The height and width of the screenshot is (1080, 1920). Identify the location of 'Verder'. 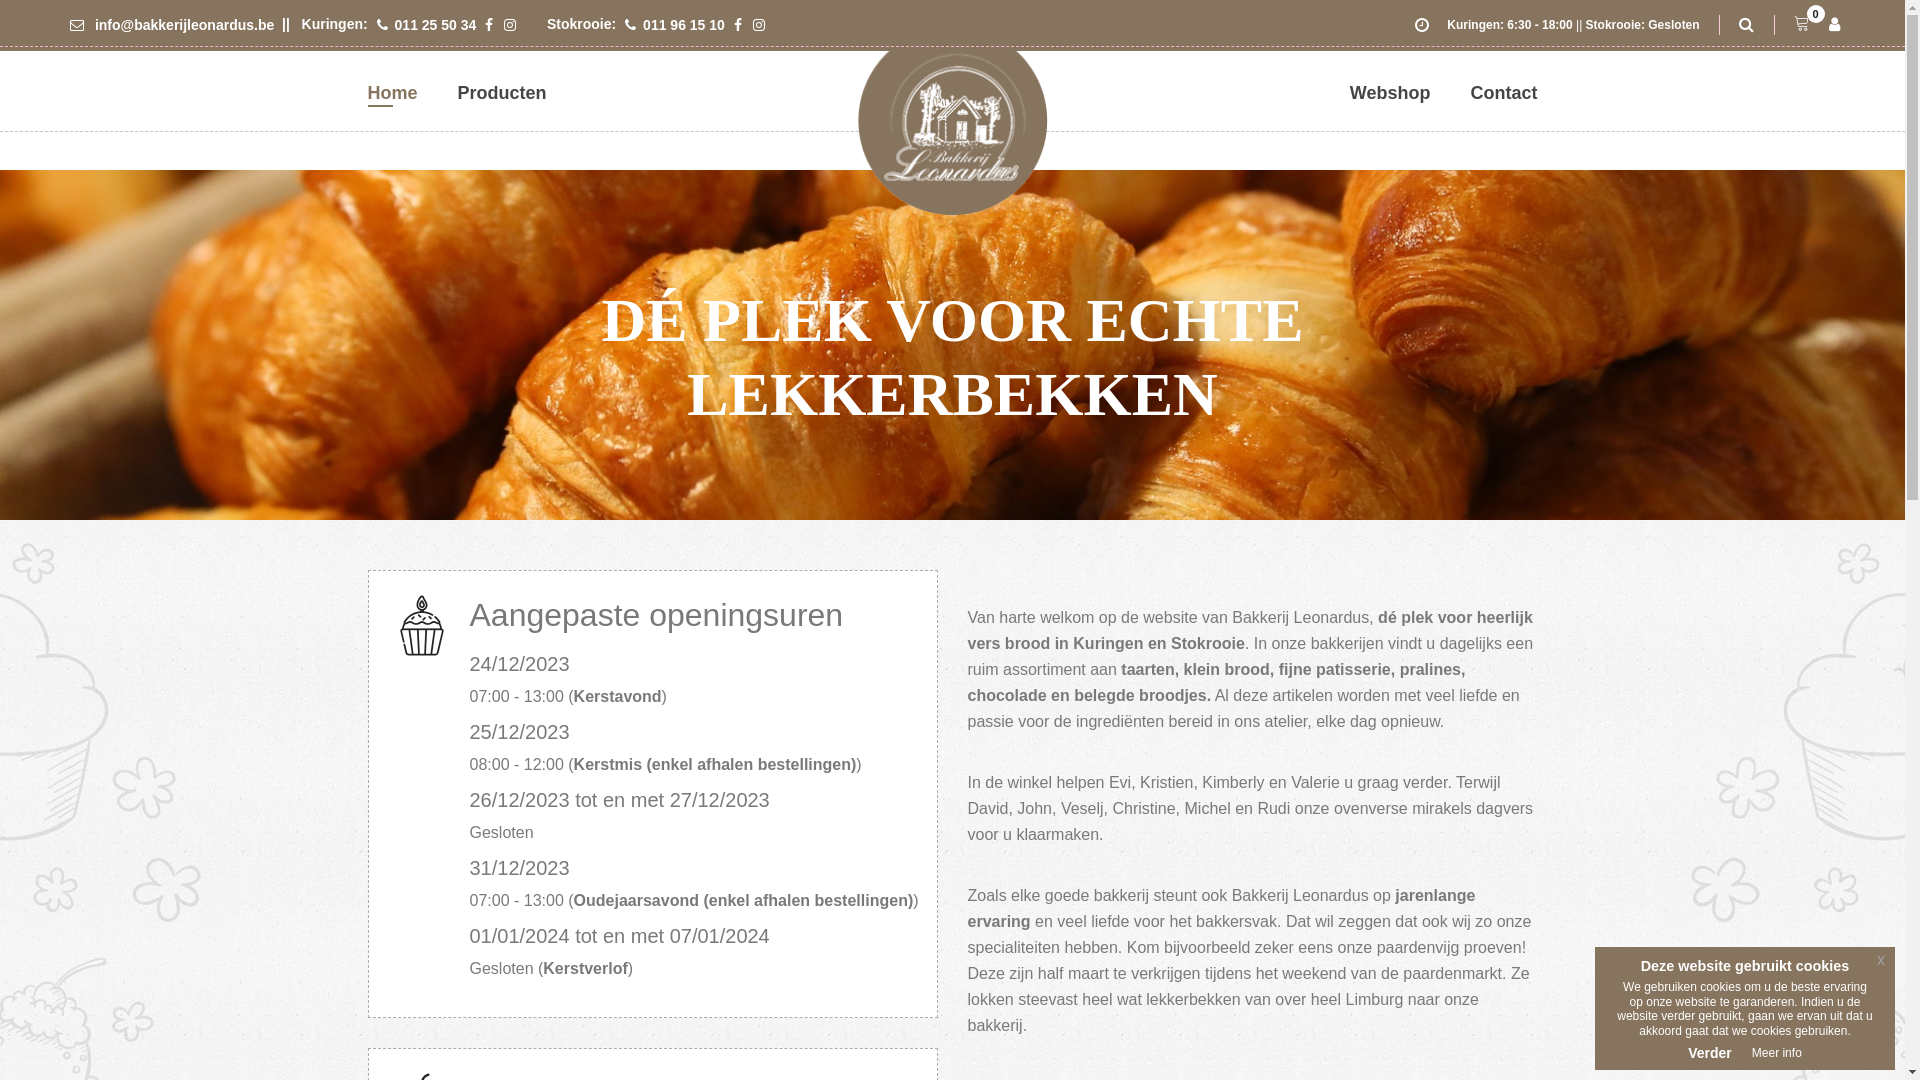
(1687, 1052).